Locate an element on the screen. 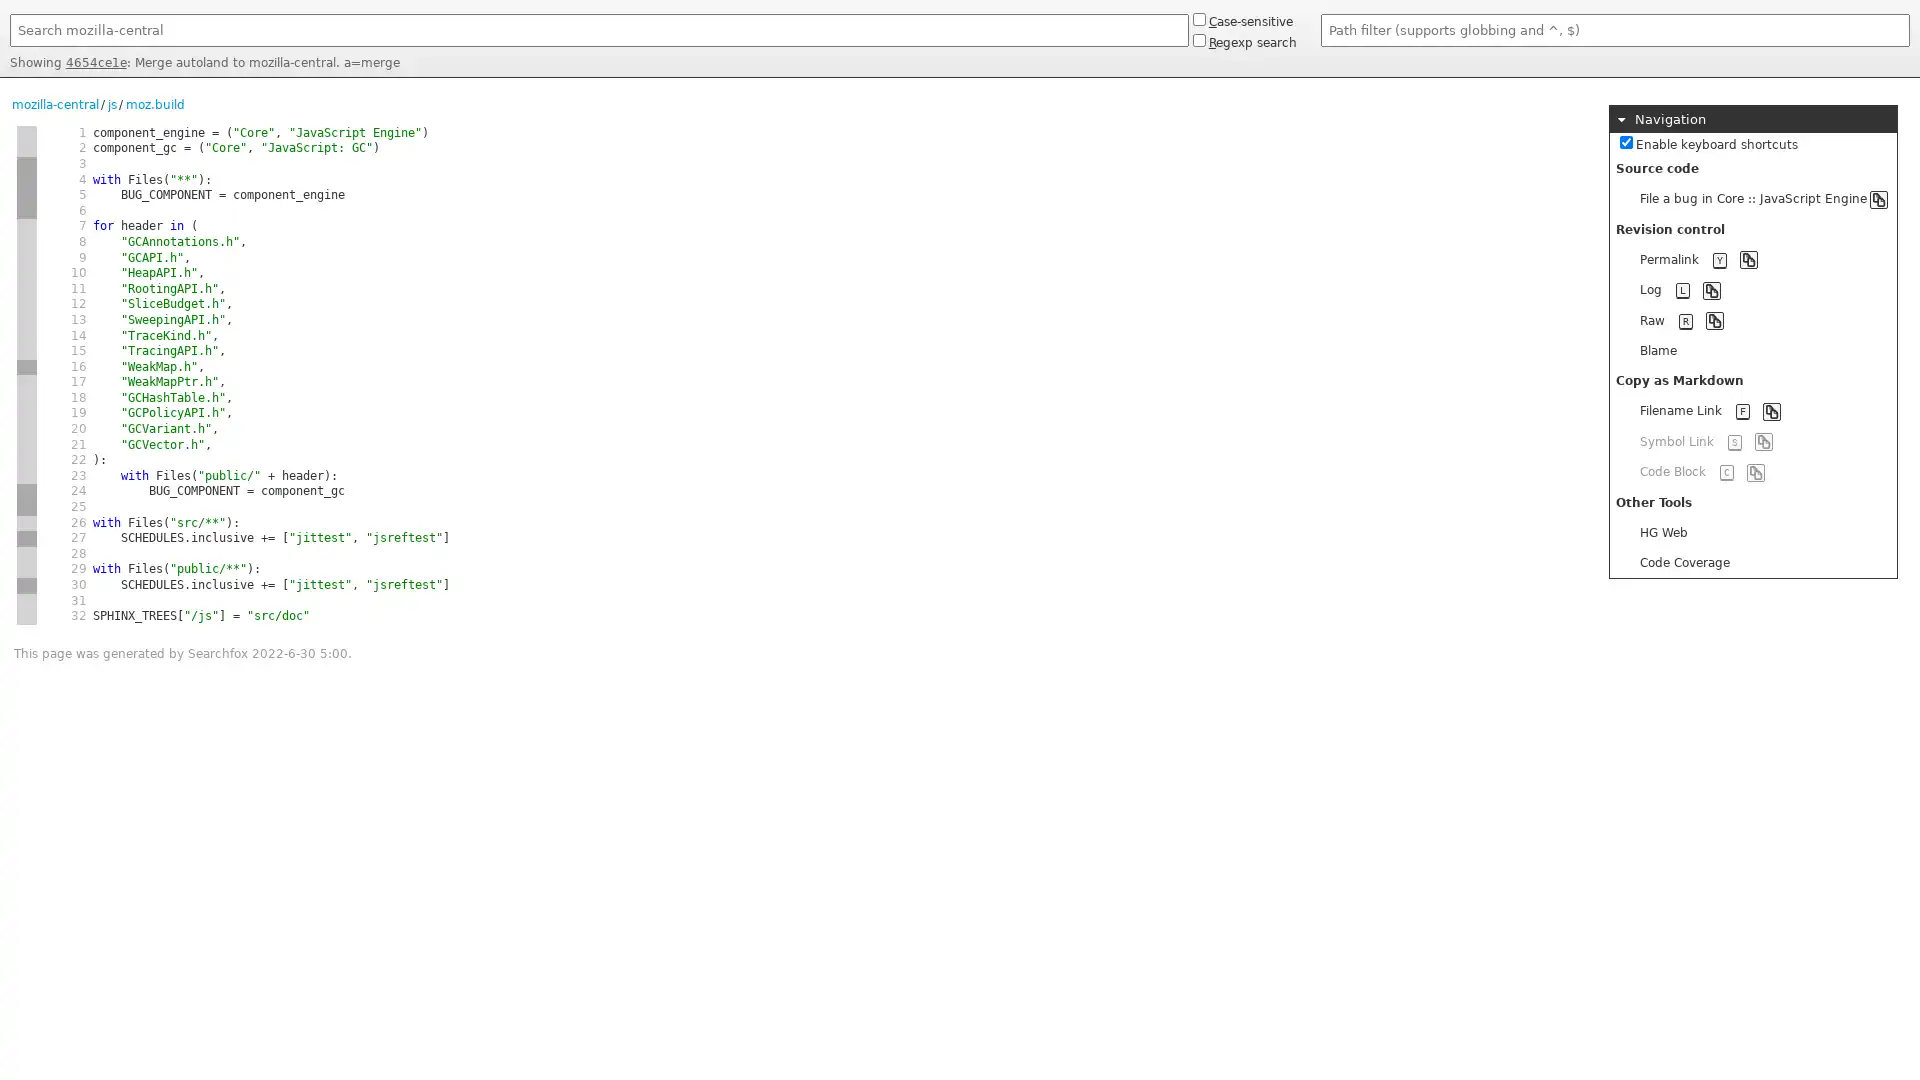  same hash 1 is located at coordinates (27, 273).